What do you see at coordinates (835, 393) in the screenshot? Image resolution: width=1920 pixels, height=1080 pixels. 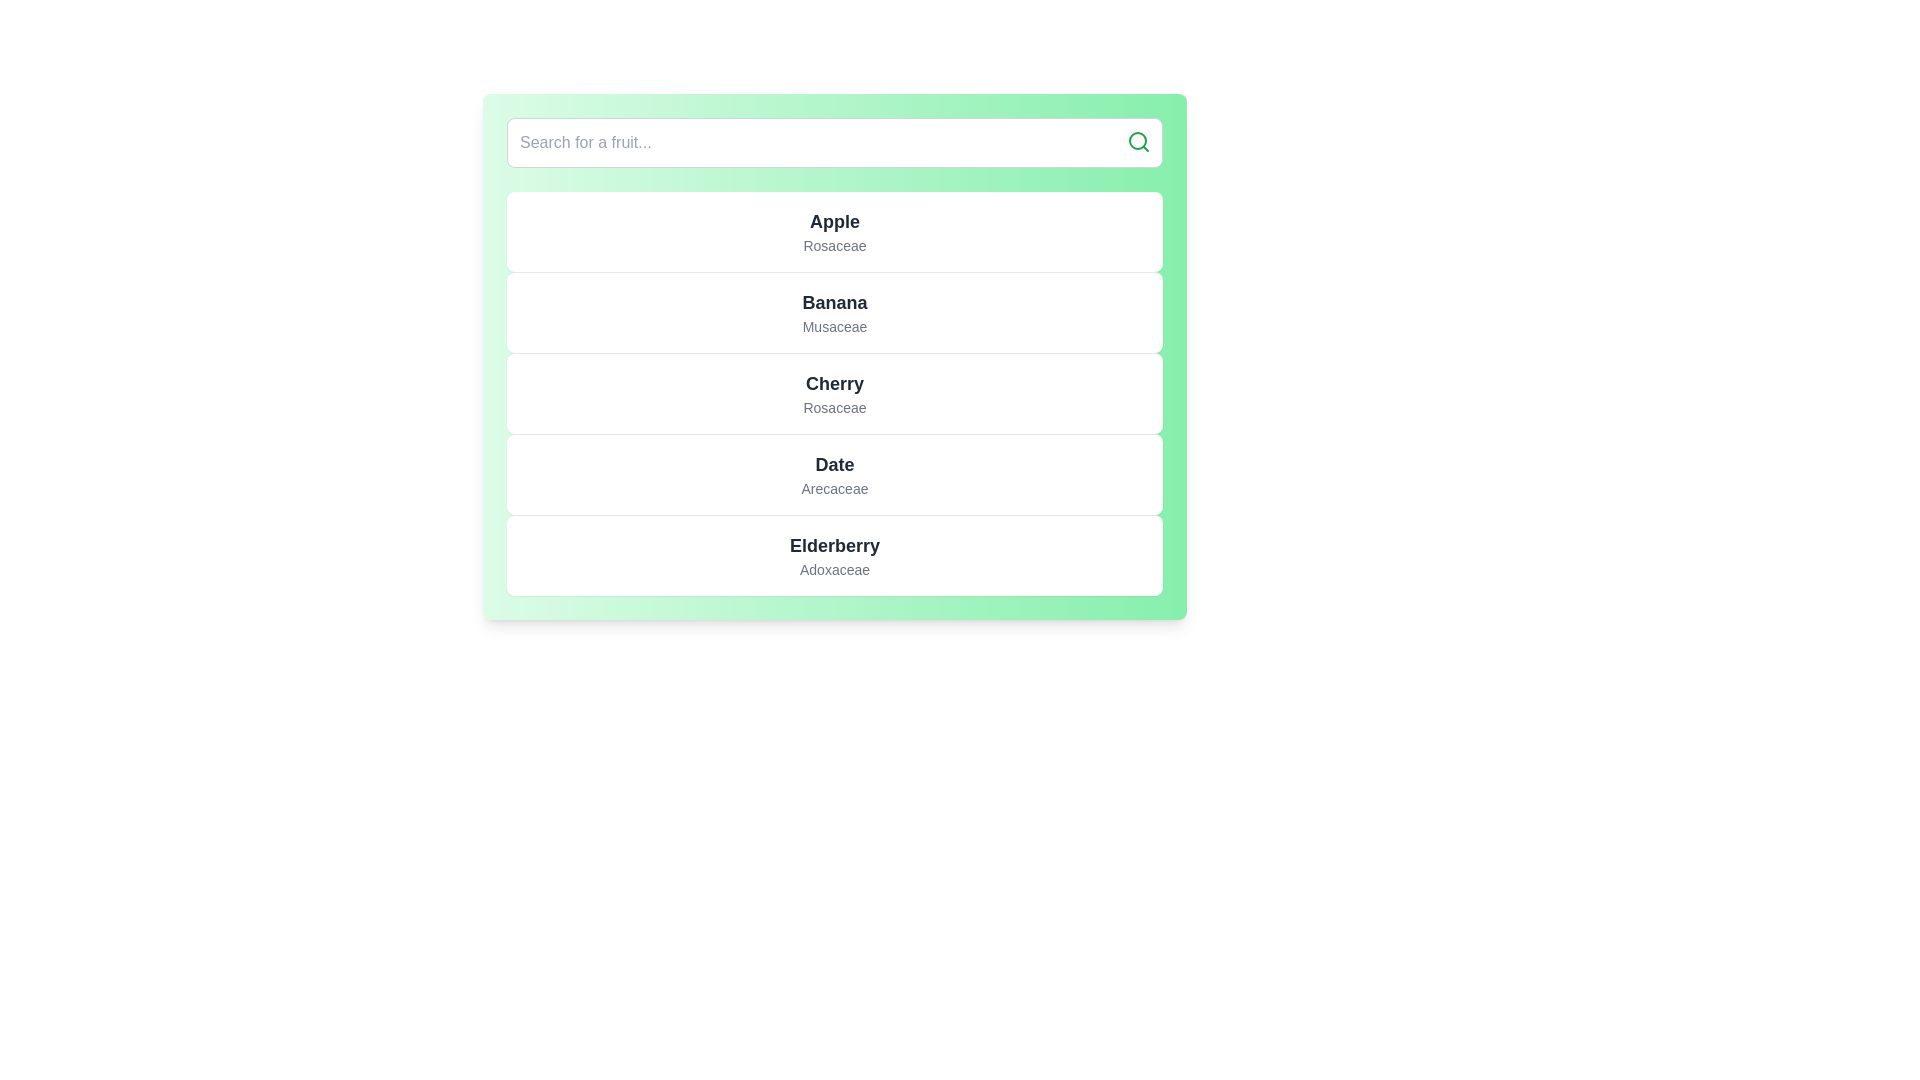 I see `the 'Cherry' card, which displays the fruit name prominently in bold font and is the third card in a vertical list` at bounding box center [835, 393].